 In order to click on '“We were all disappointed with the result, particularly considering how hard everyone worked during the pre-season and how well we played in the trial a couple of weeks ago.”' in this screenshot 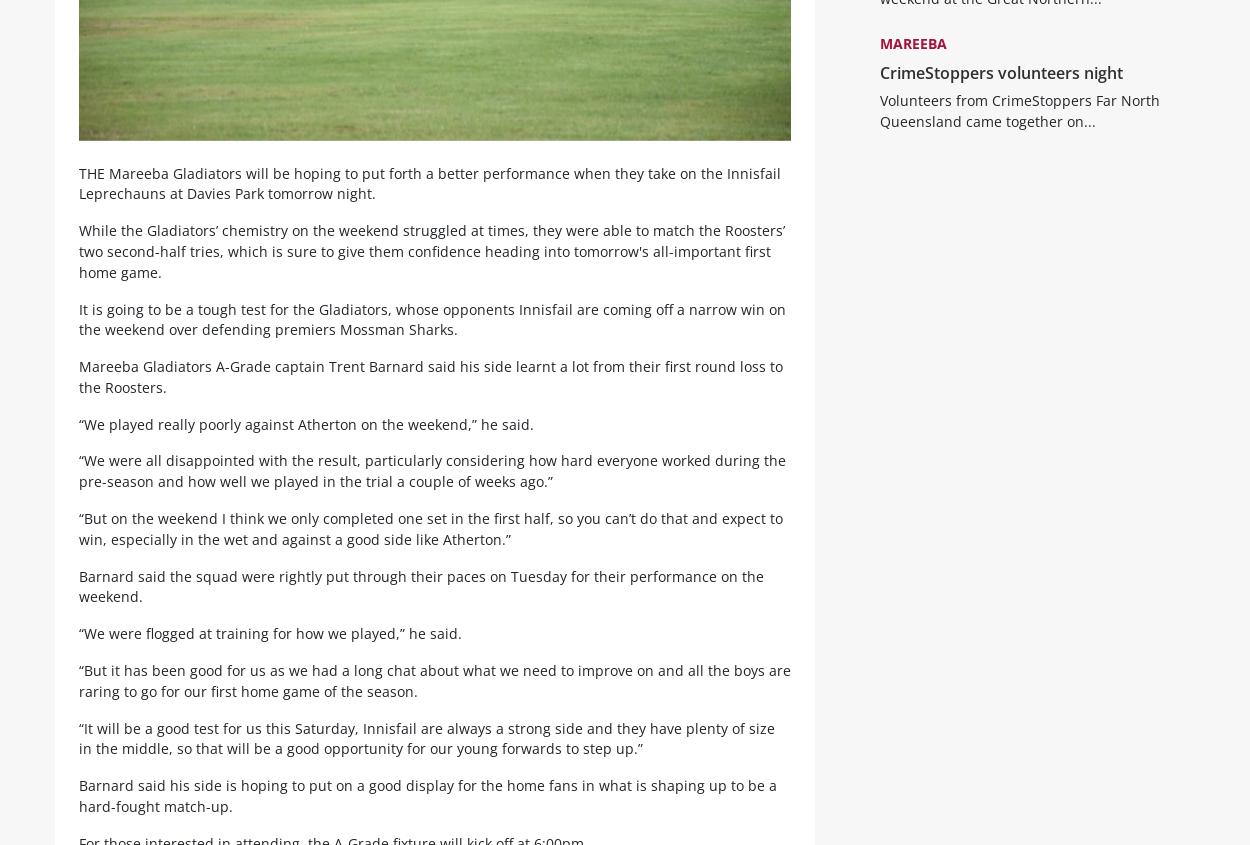, I will do `click(78, 486)`.